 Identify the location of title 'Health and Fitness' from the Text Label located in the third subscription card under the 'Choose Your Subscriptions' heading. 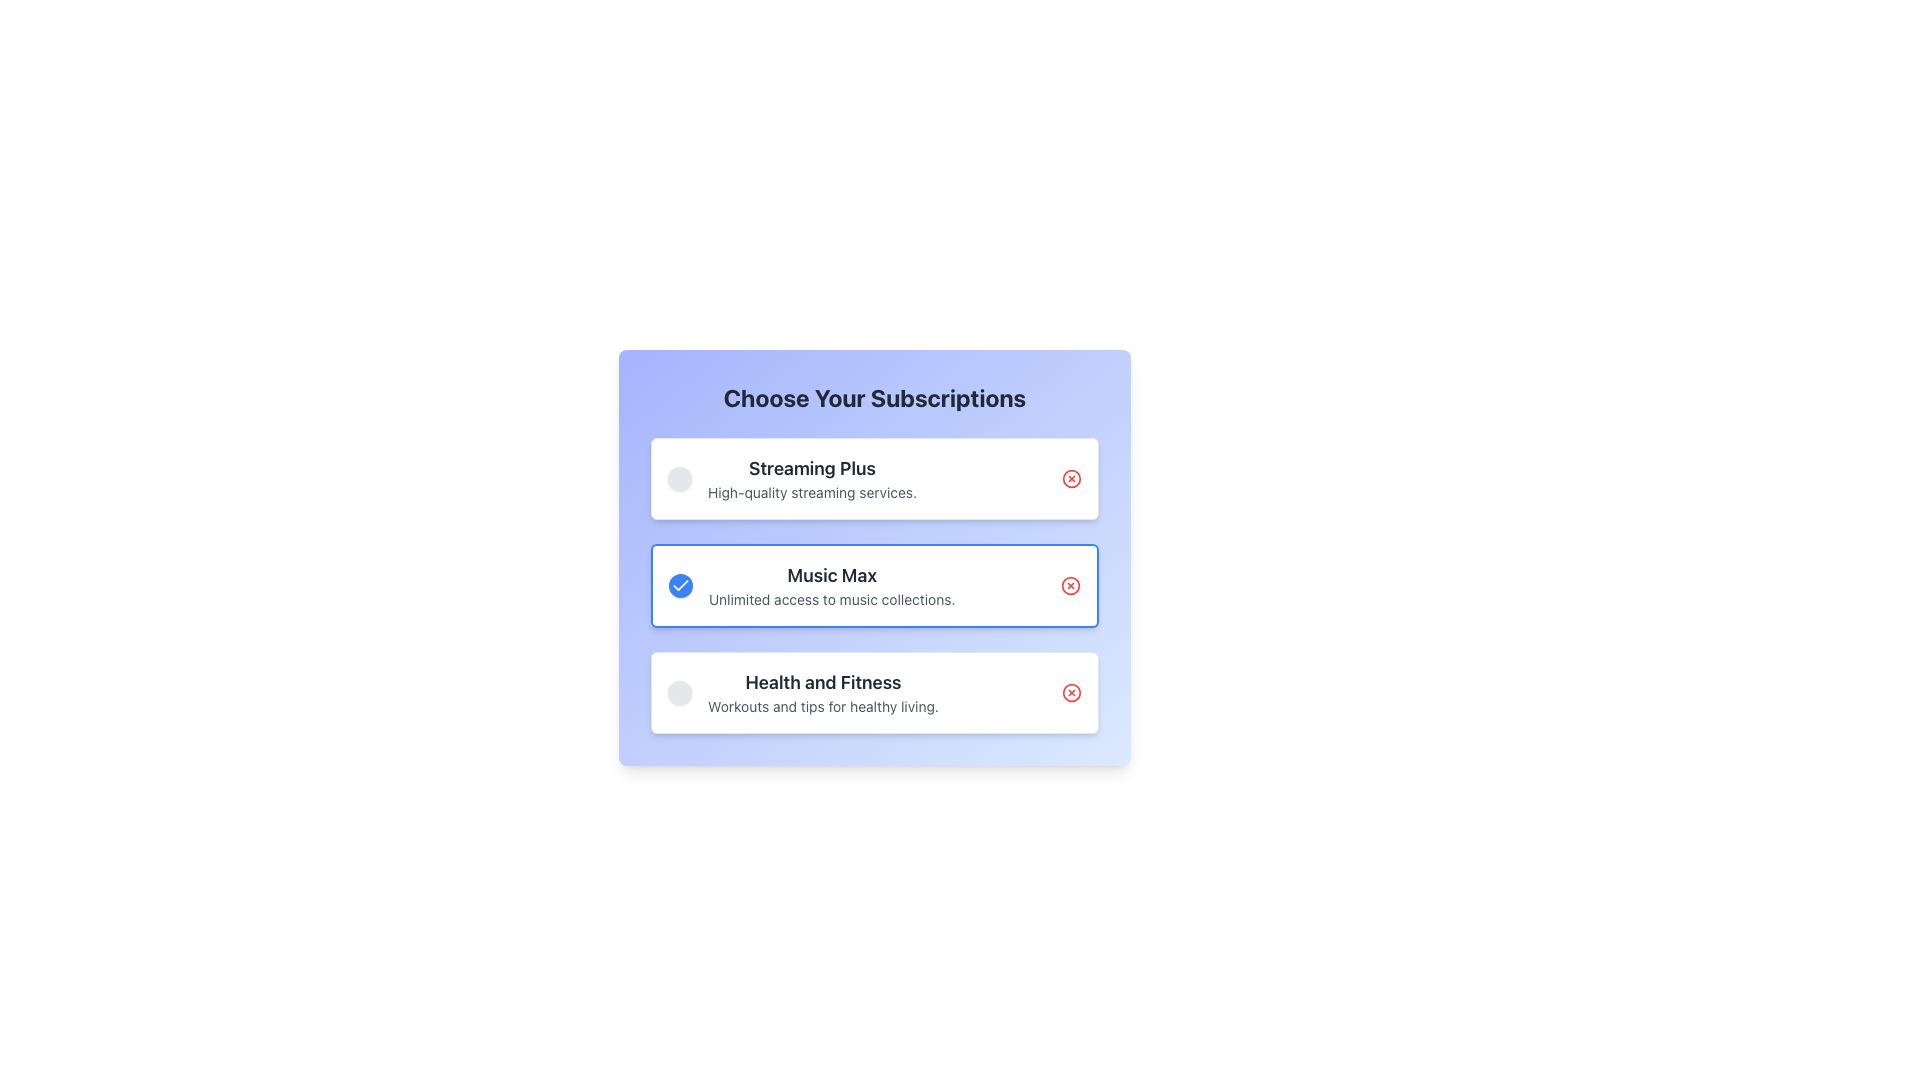
(823, 681).